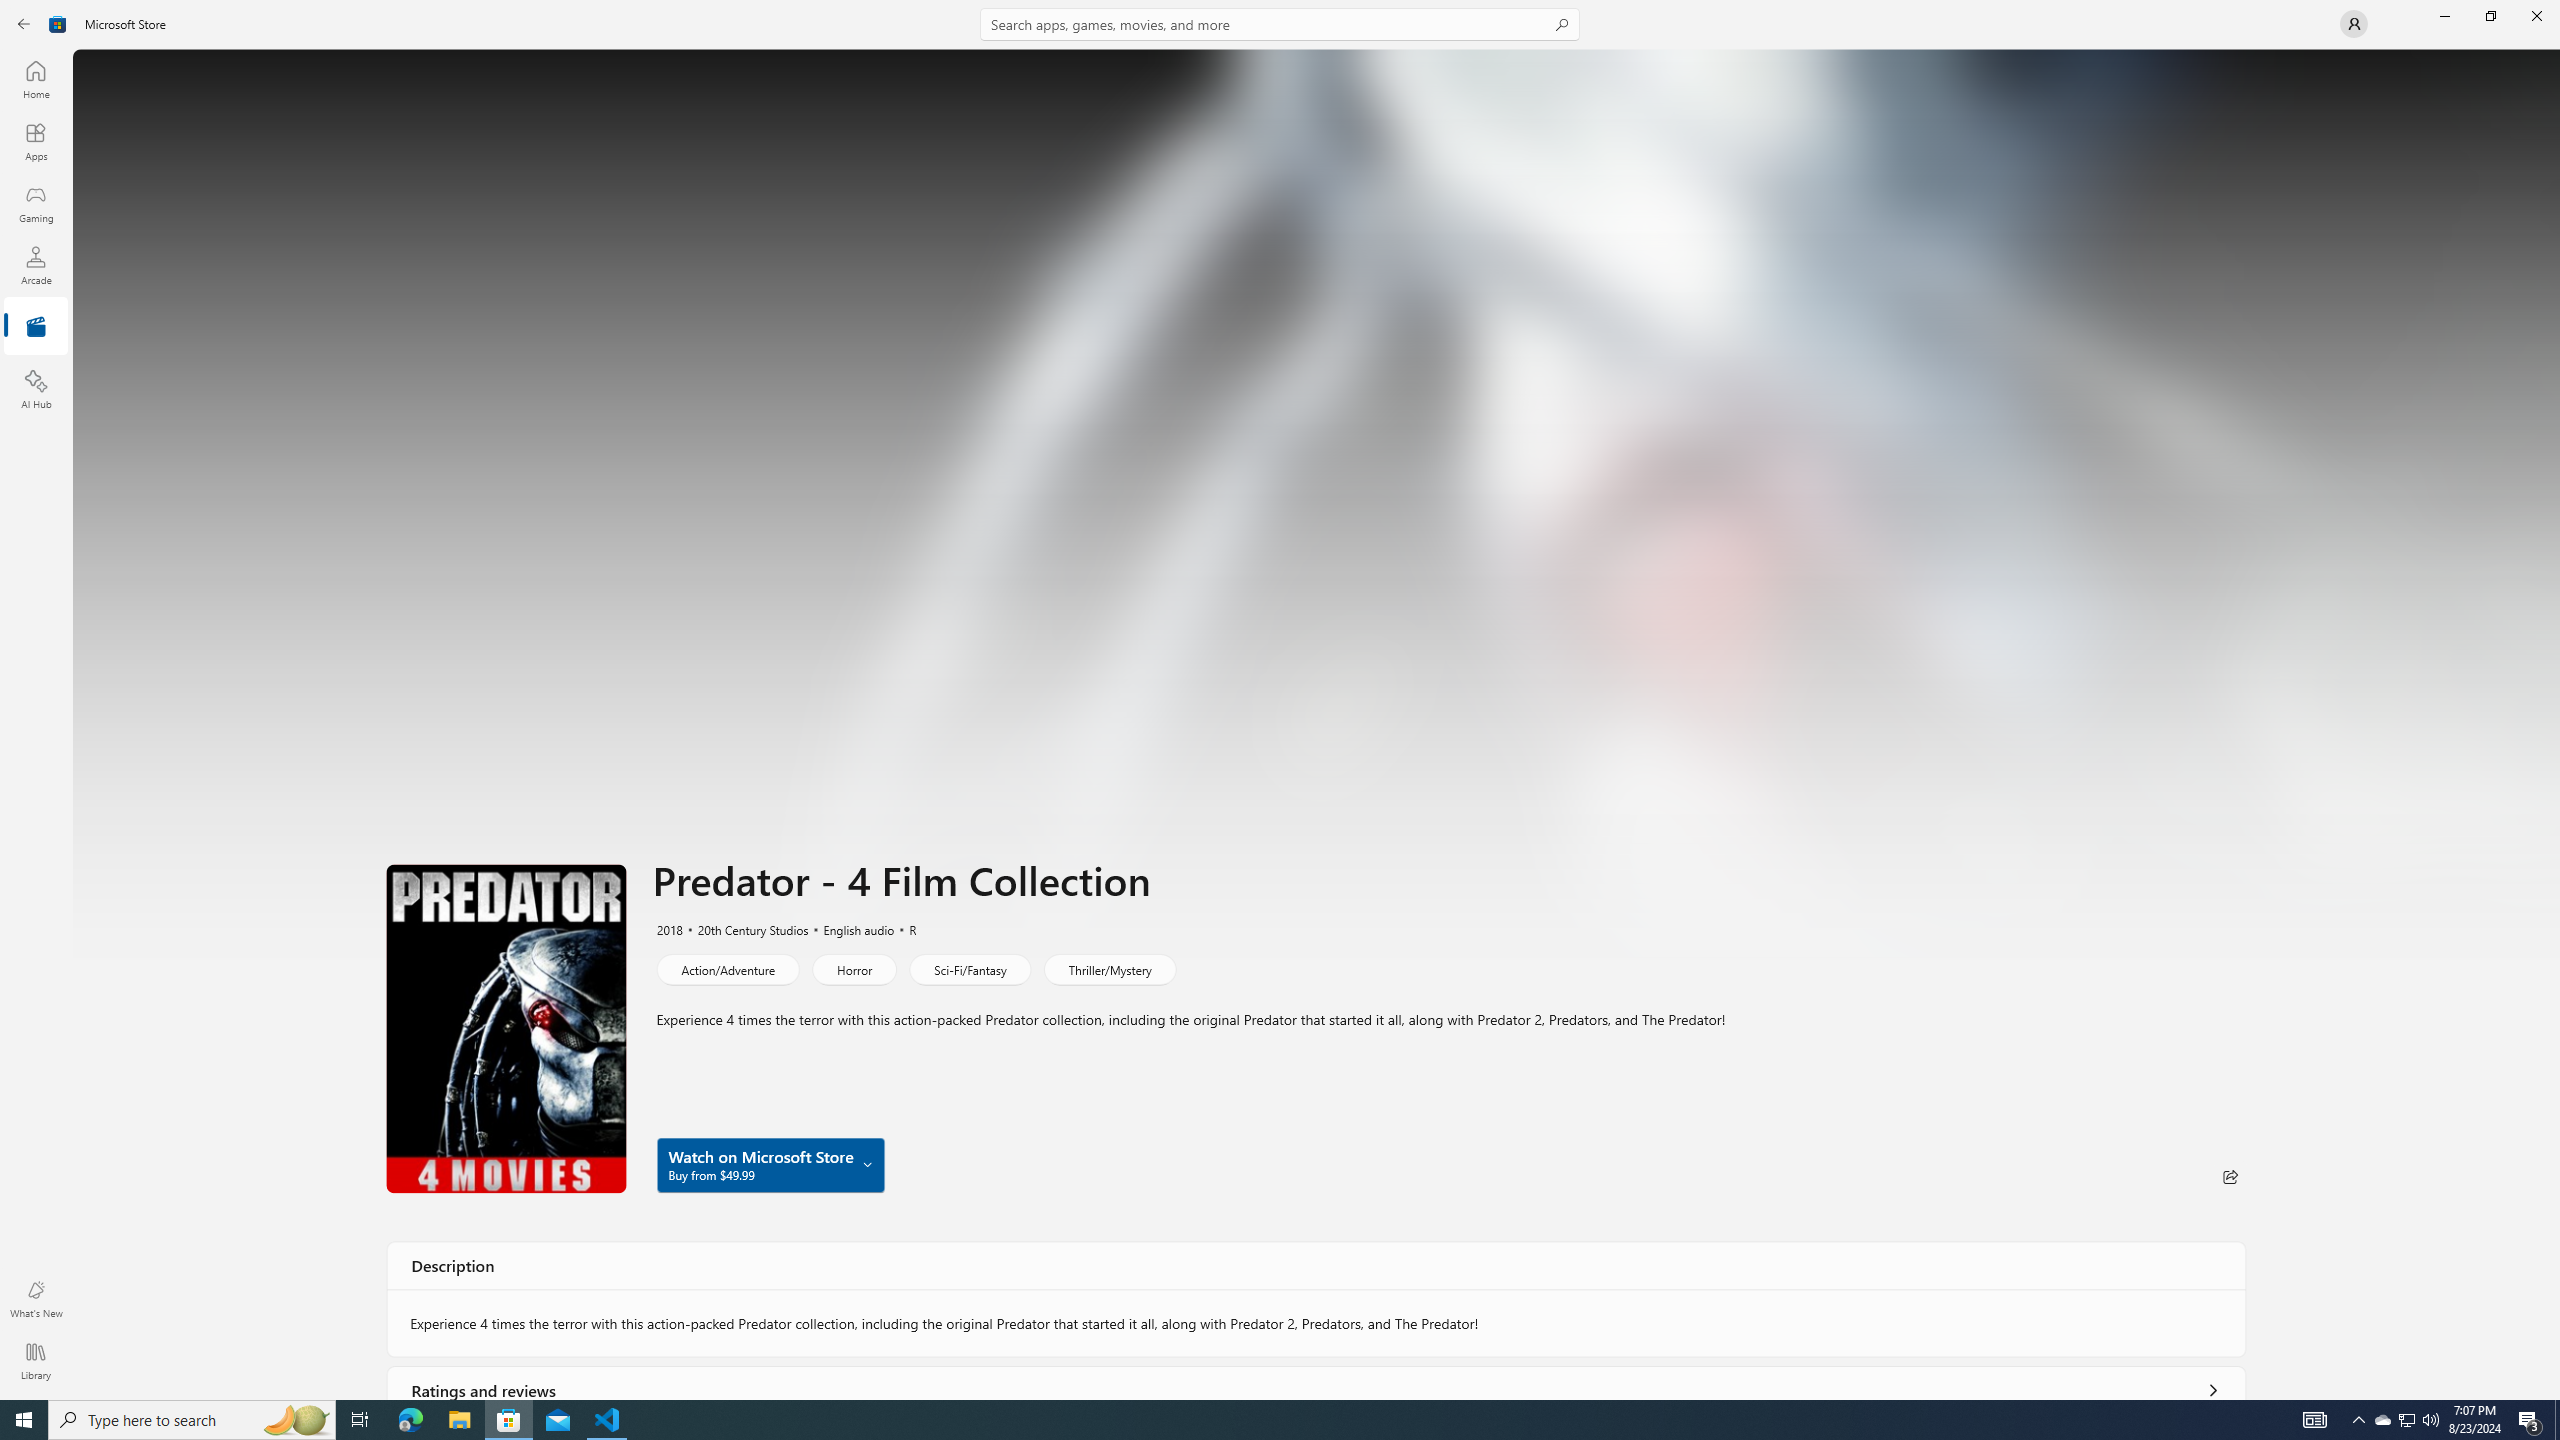 The image size is (2560, 1440). What do you see at coordinates (24, 22) in the screenshot?
I see `'Back'` at bounding box center [24, 22].